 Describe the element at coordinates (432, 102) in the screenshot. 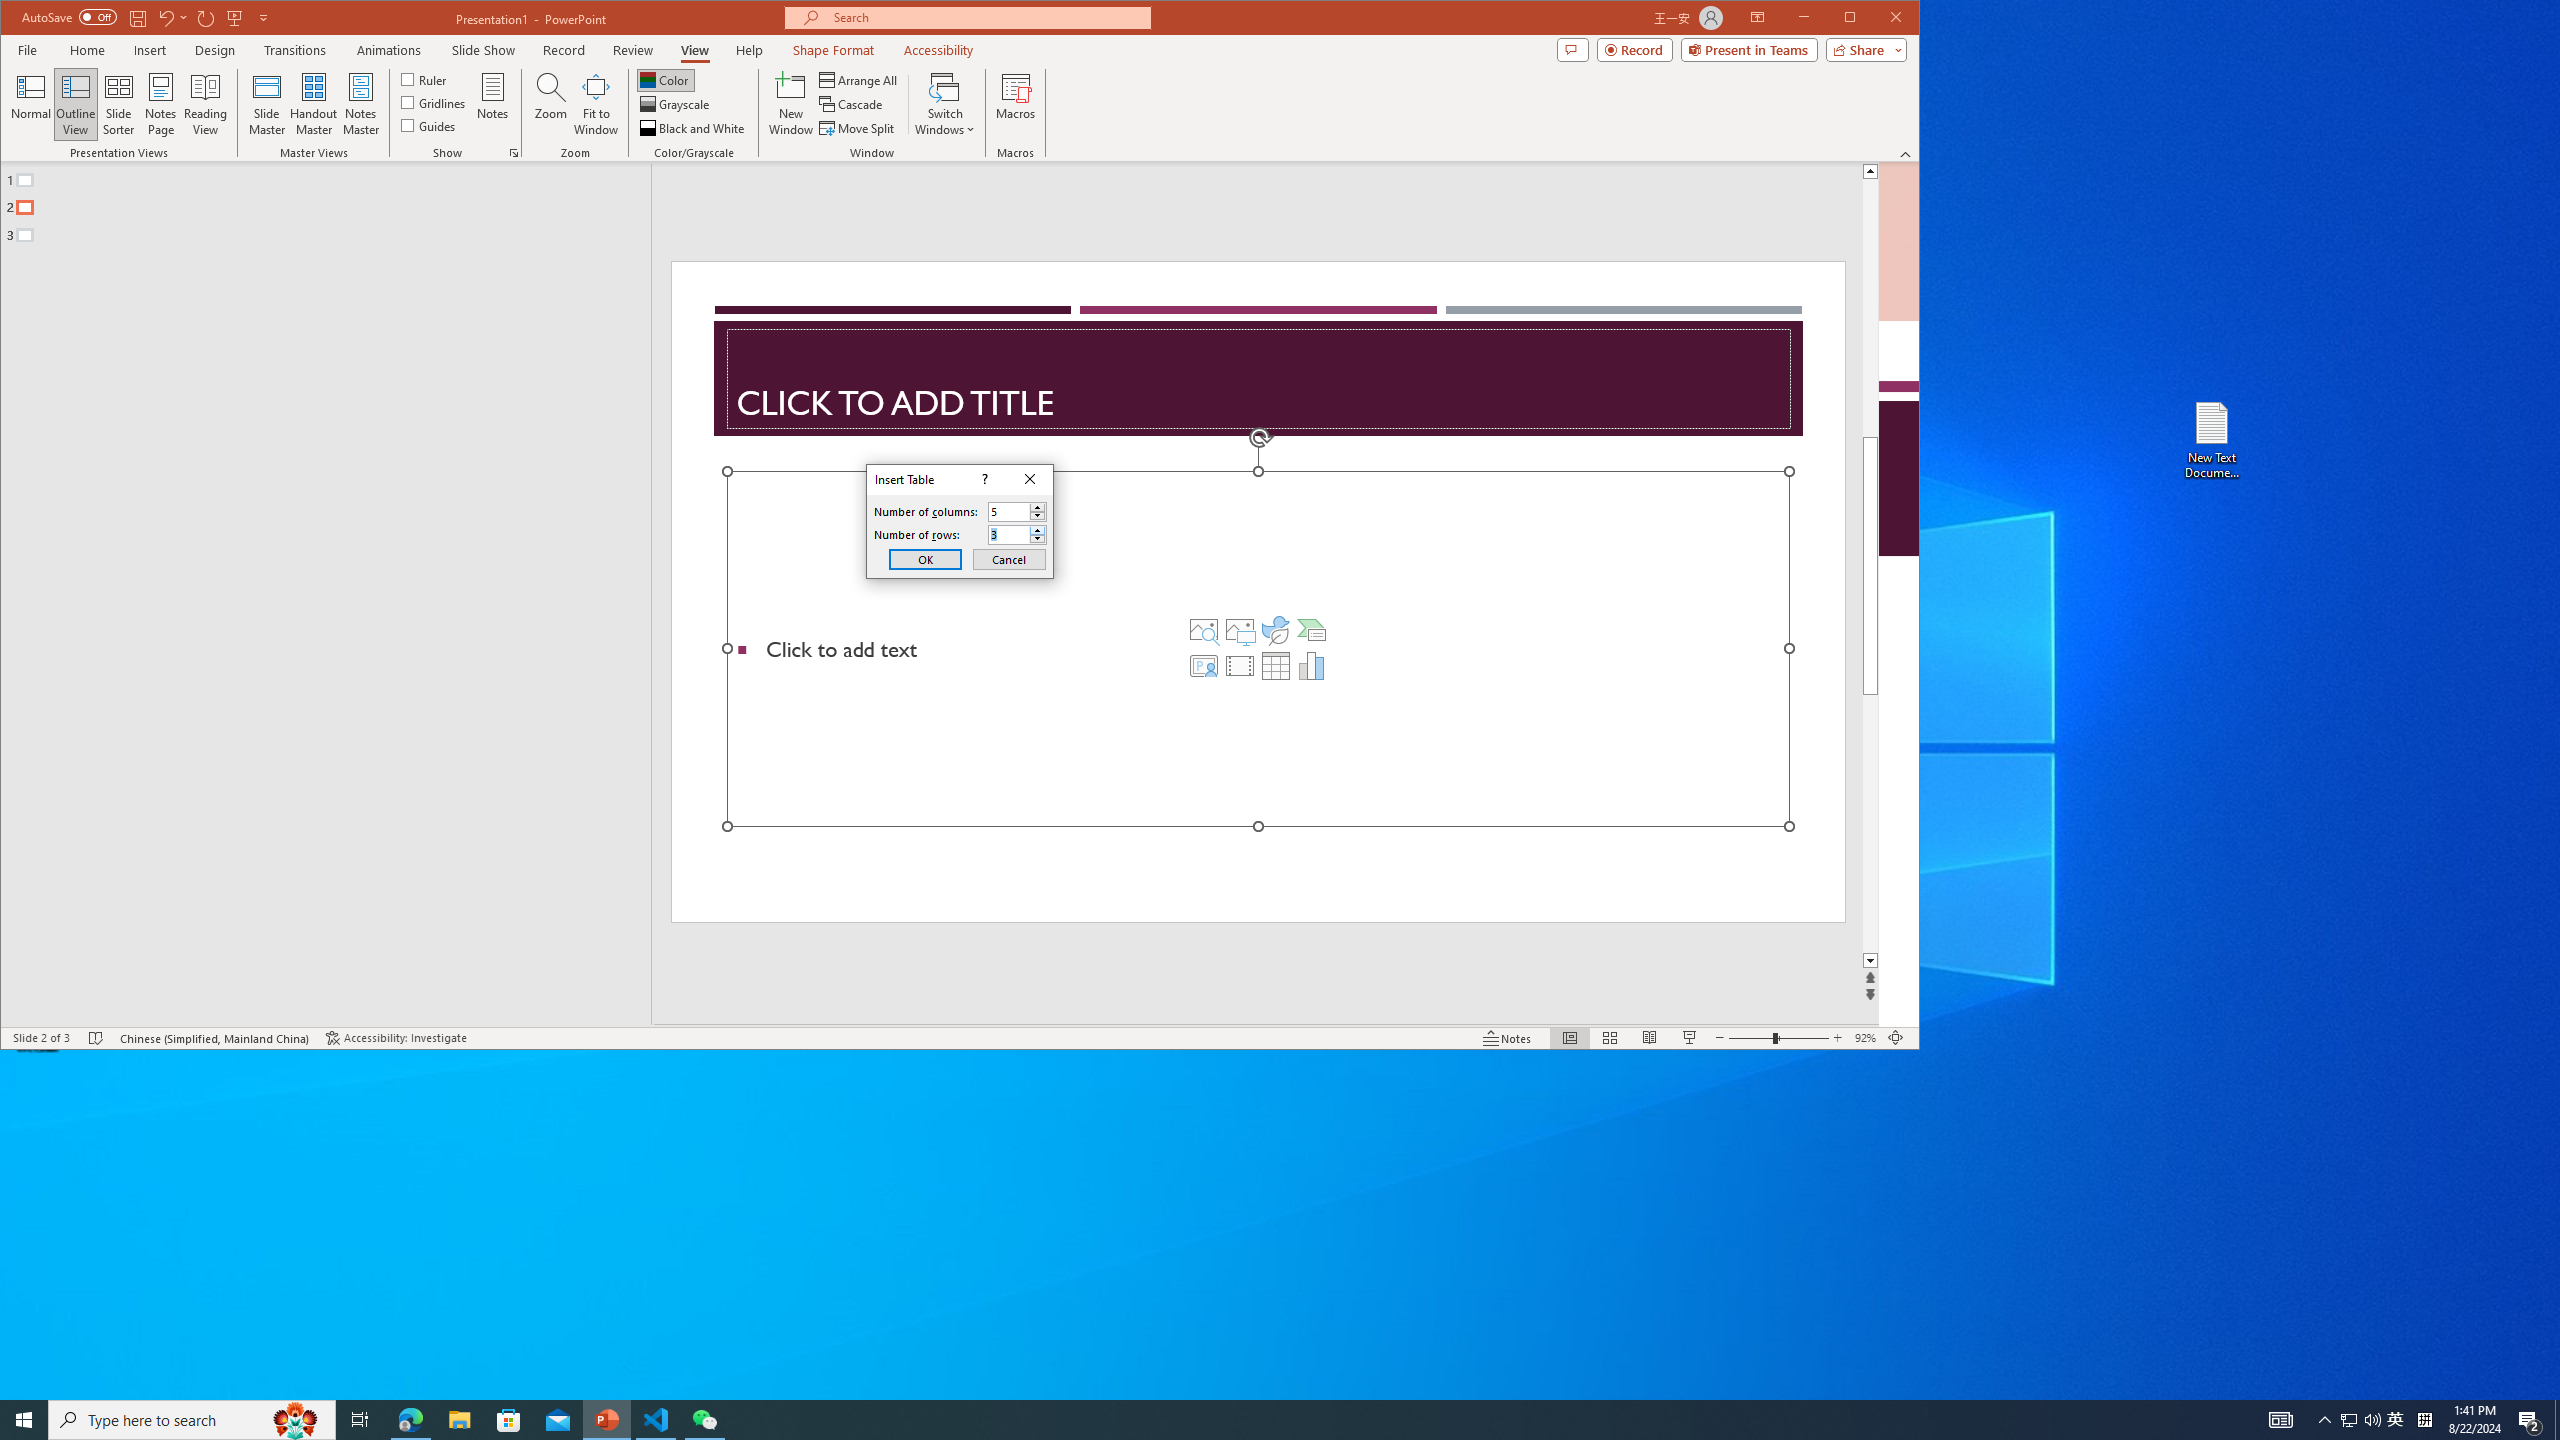

I see `'Gridlines'` at that location.